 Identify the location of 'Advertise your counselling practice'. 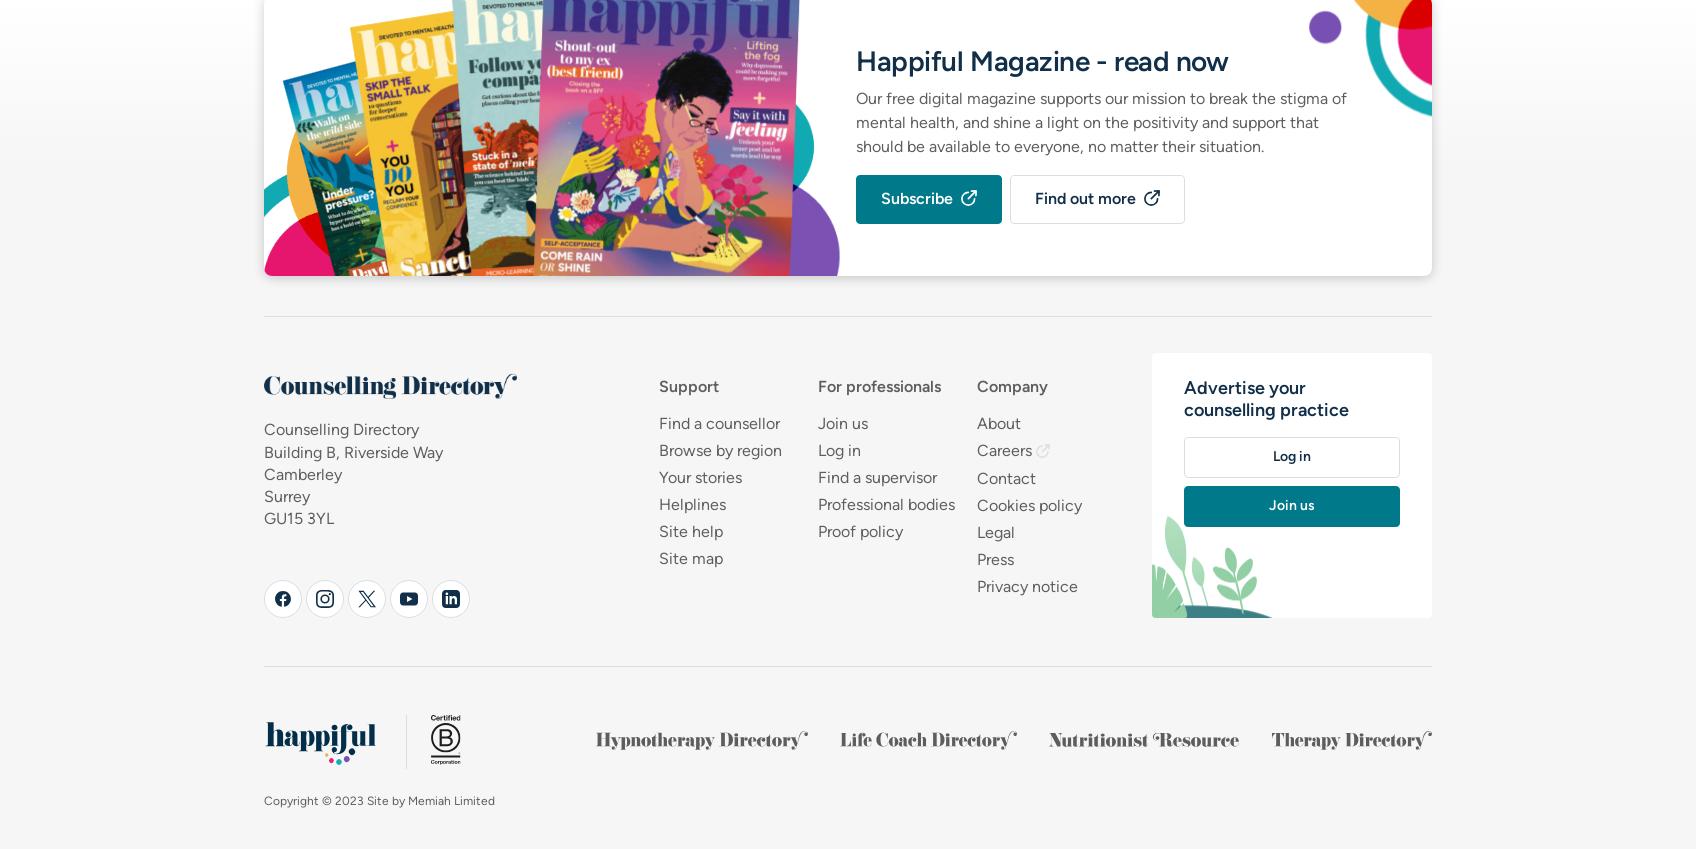
(1264, 398).